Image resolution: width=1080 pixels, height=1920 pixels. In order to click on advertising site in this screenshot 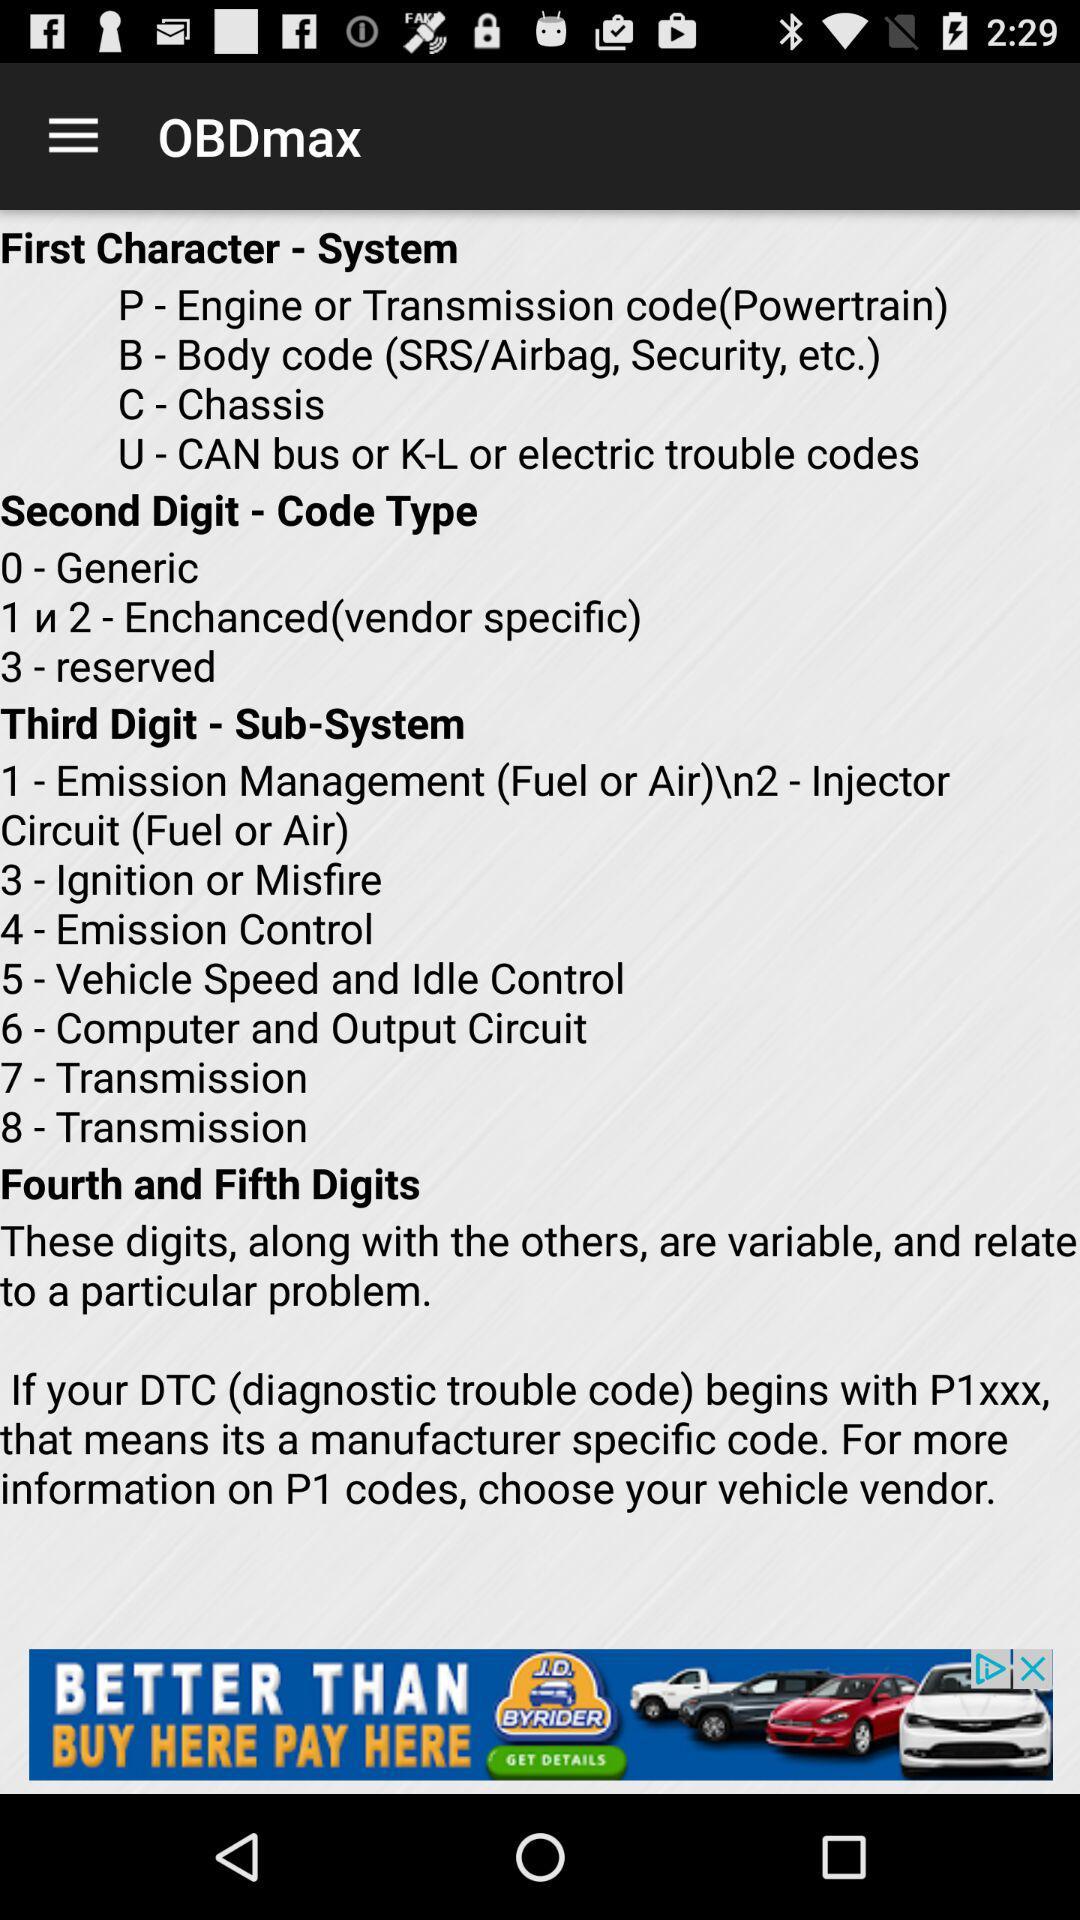, I will do `click(540, 1713)`.